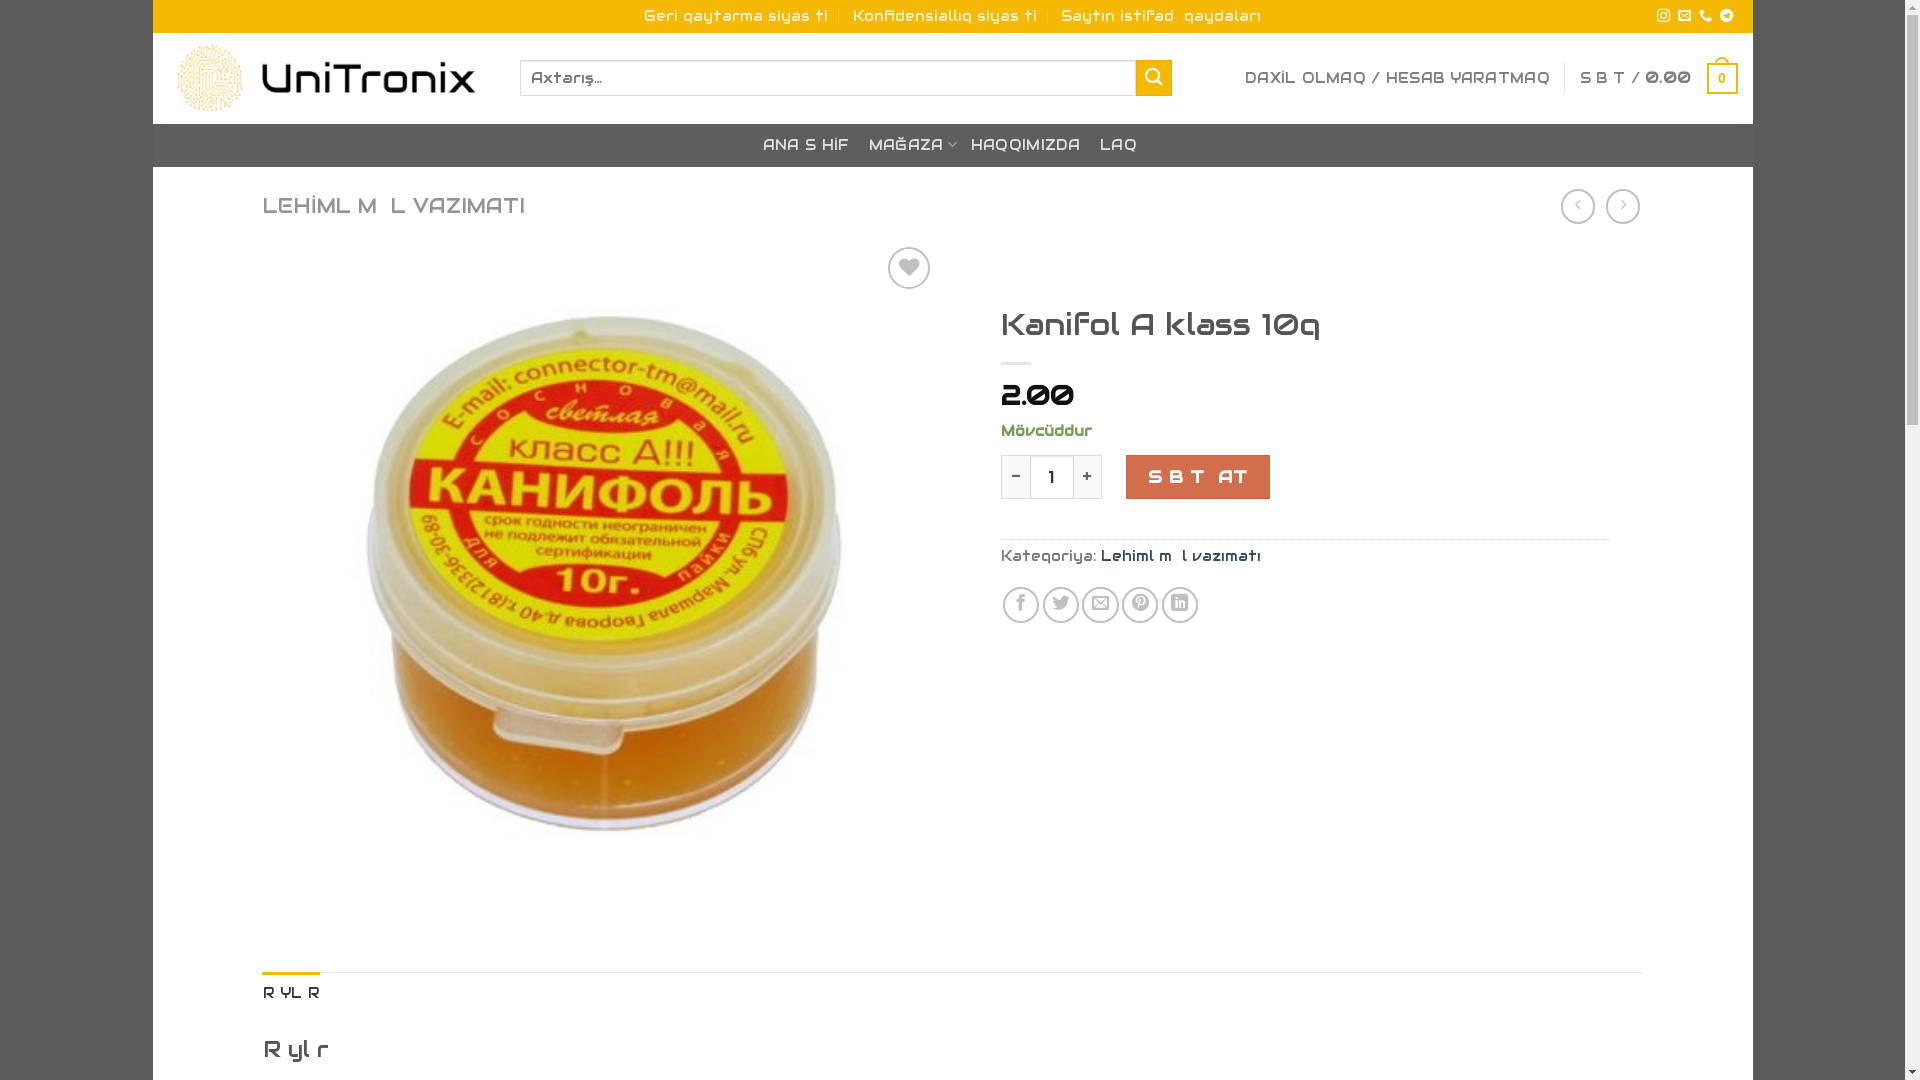 This screenshot has height=1080, width=1920. What do you see at coordinates (1396, 76) in the screenshot?
I see `'DAXIL OLMAQ / HESAB YARATMAQ'` at bounding box center [1396, 76].